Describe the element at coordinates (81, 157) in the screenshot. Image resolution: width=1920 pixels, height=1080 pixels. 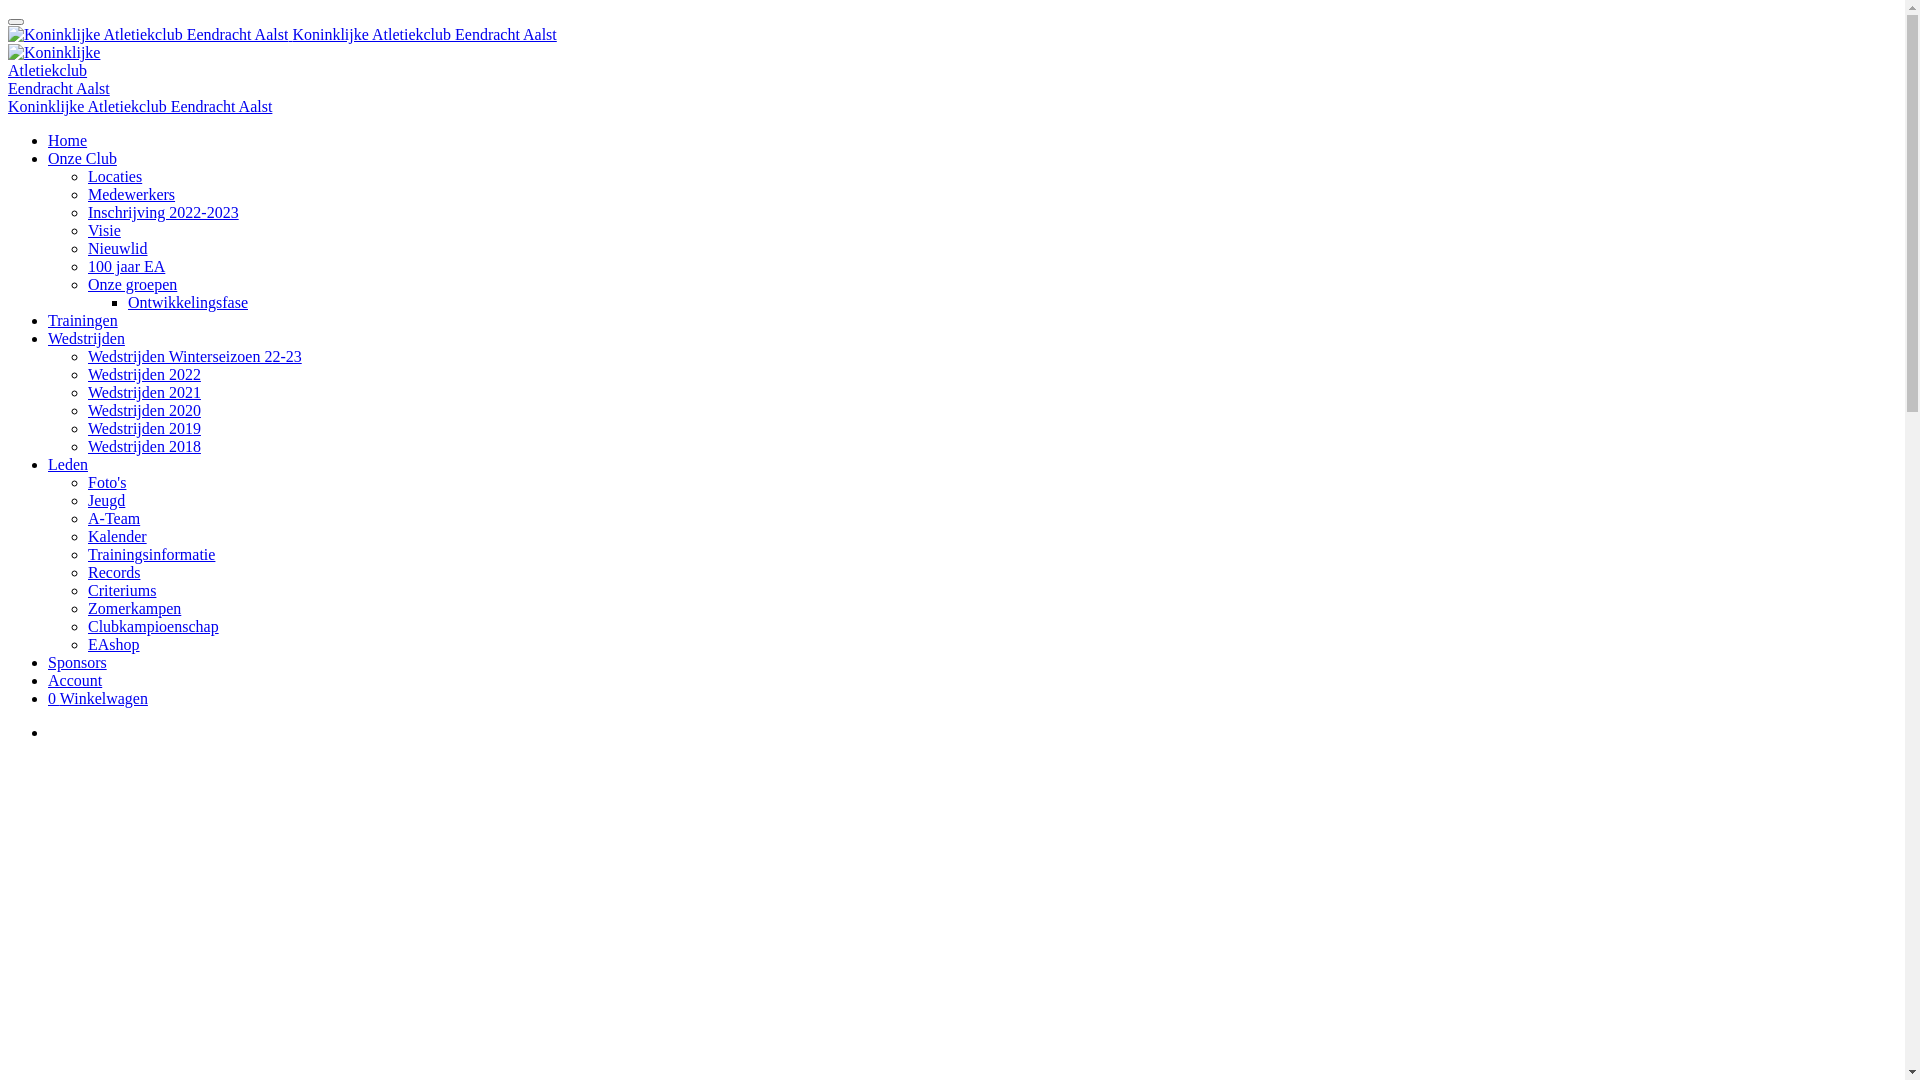
I see `'Onze Club'` at that location.